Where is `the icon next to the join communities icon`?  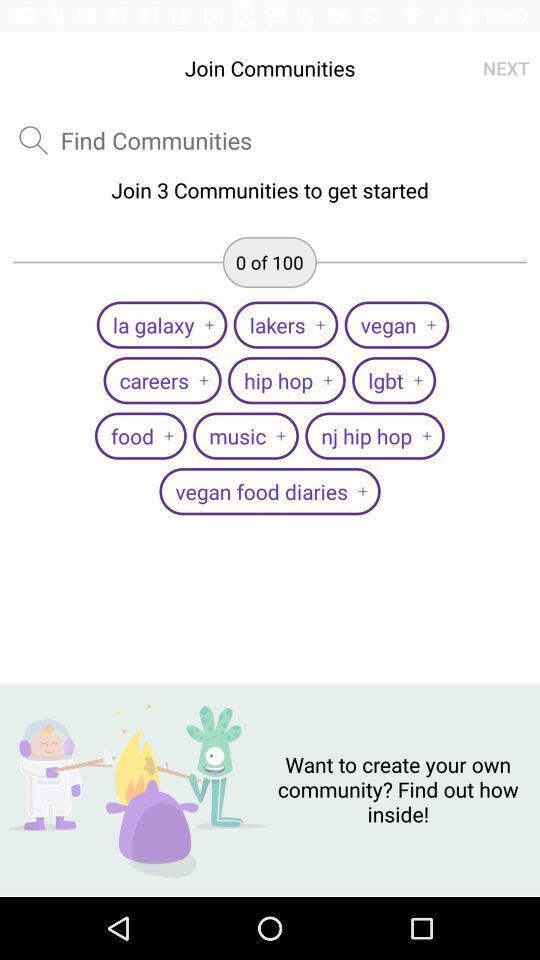
the icon next to the join communities icon is located at coordinates (505, 68).